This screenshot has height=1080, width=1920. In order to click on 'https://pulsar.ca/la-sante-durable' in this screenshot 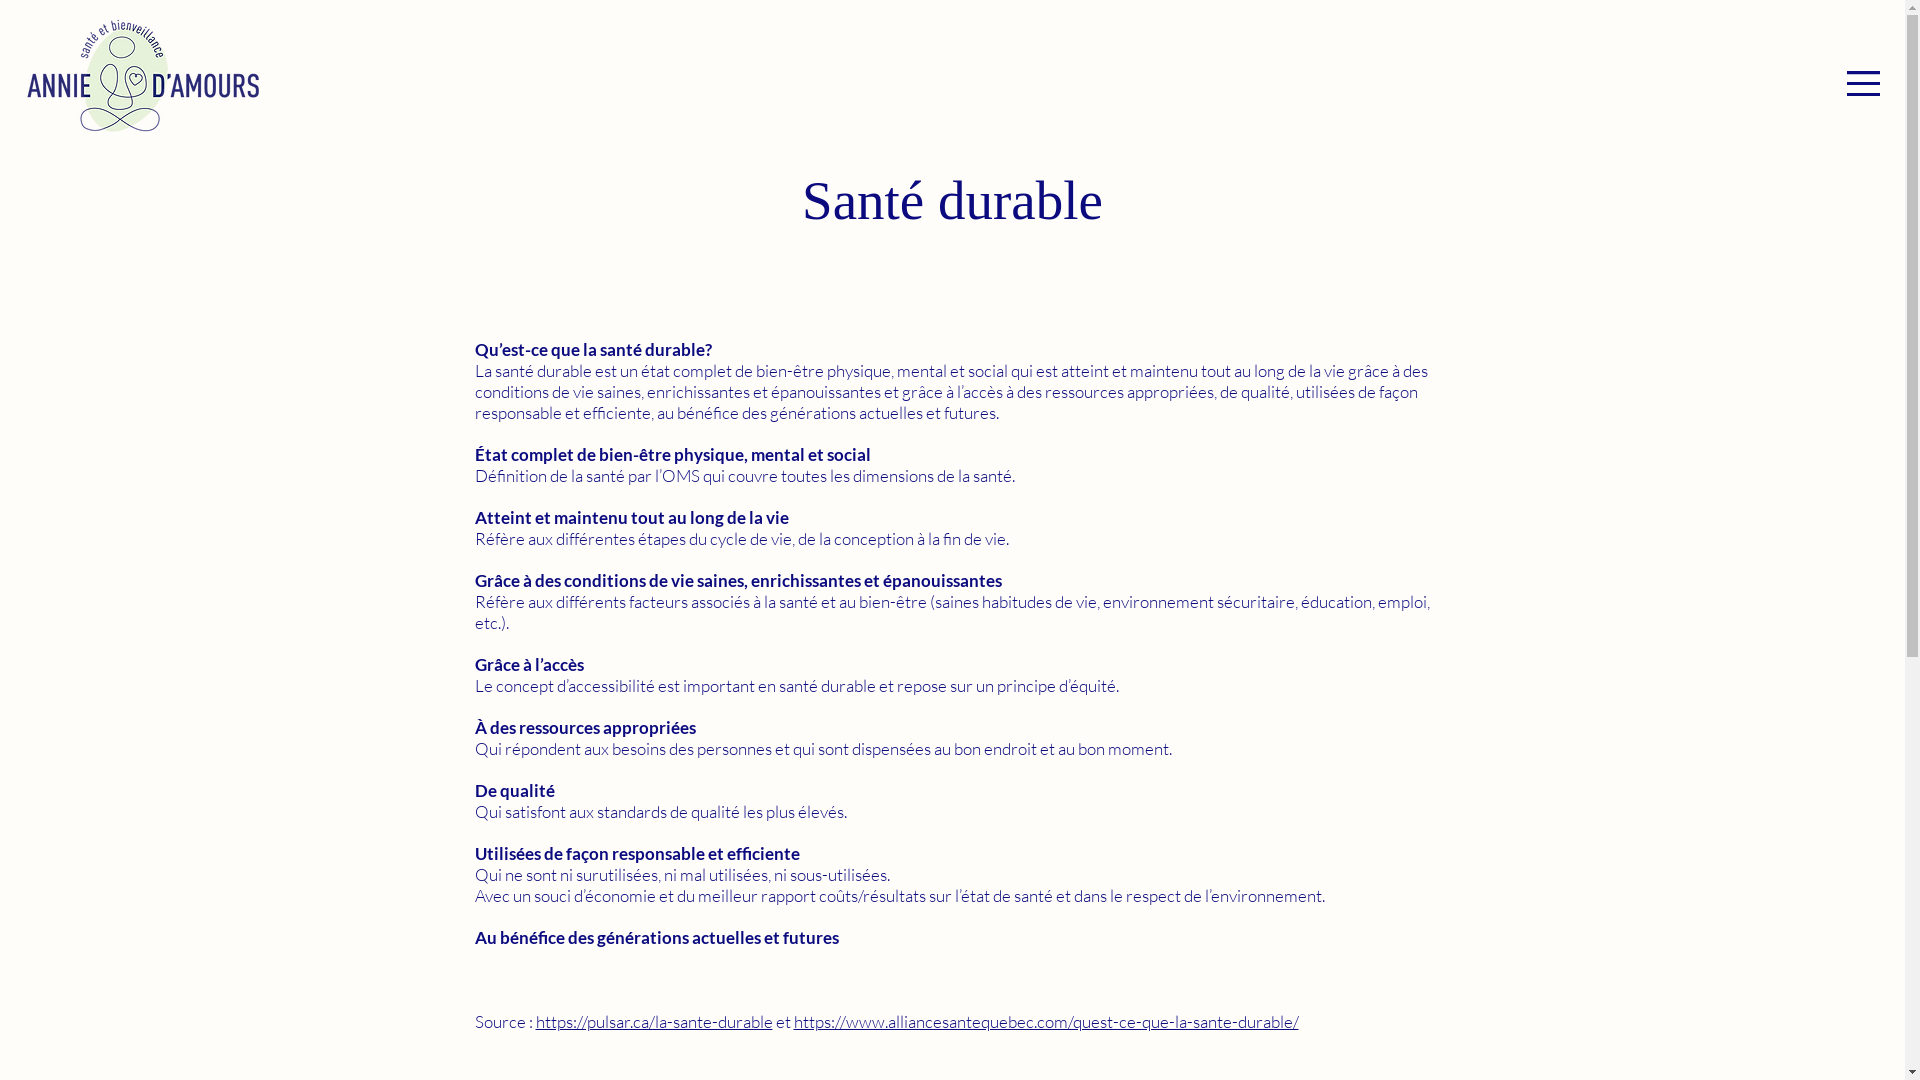, I will do `click(654, 1021)`.